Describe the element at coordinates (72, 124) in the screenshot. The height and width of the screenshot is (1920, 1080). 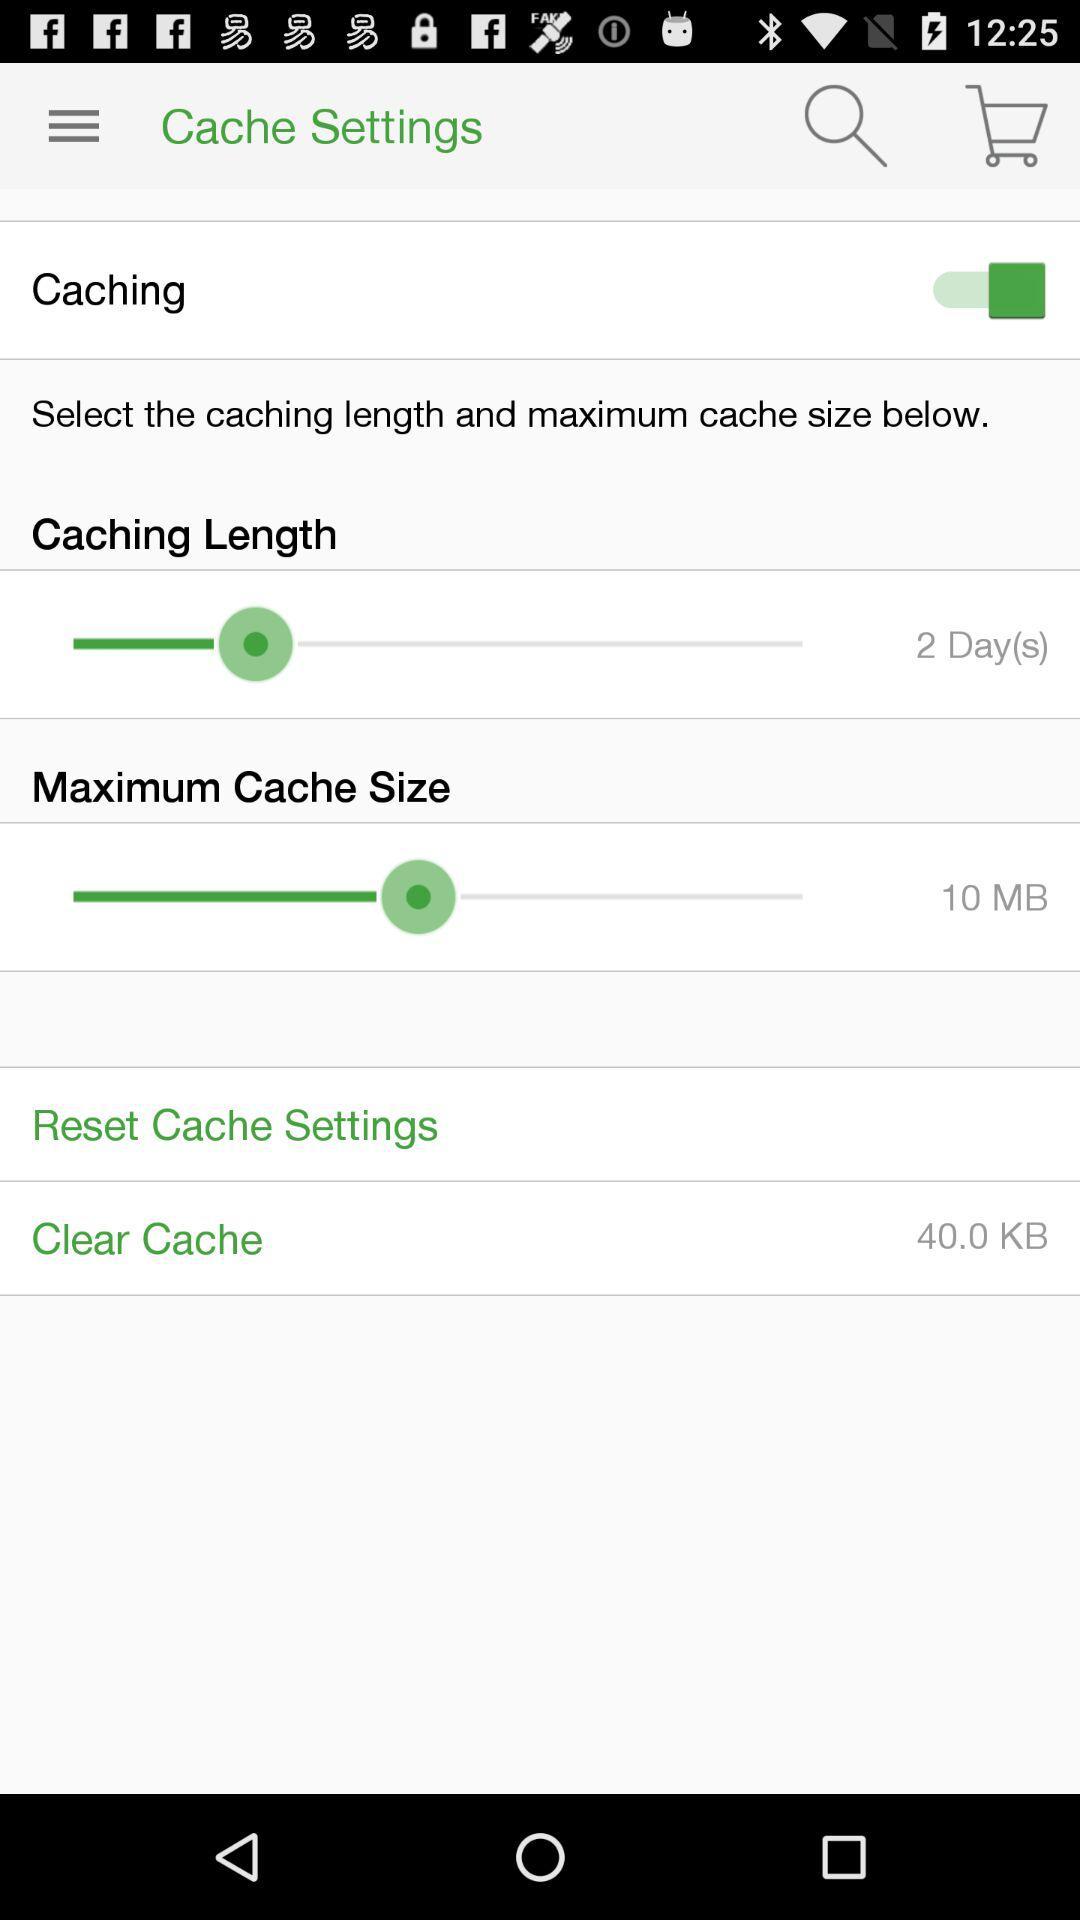
I see `menu` at that location.